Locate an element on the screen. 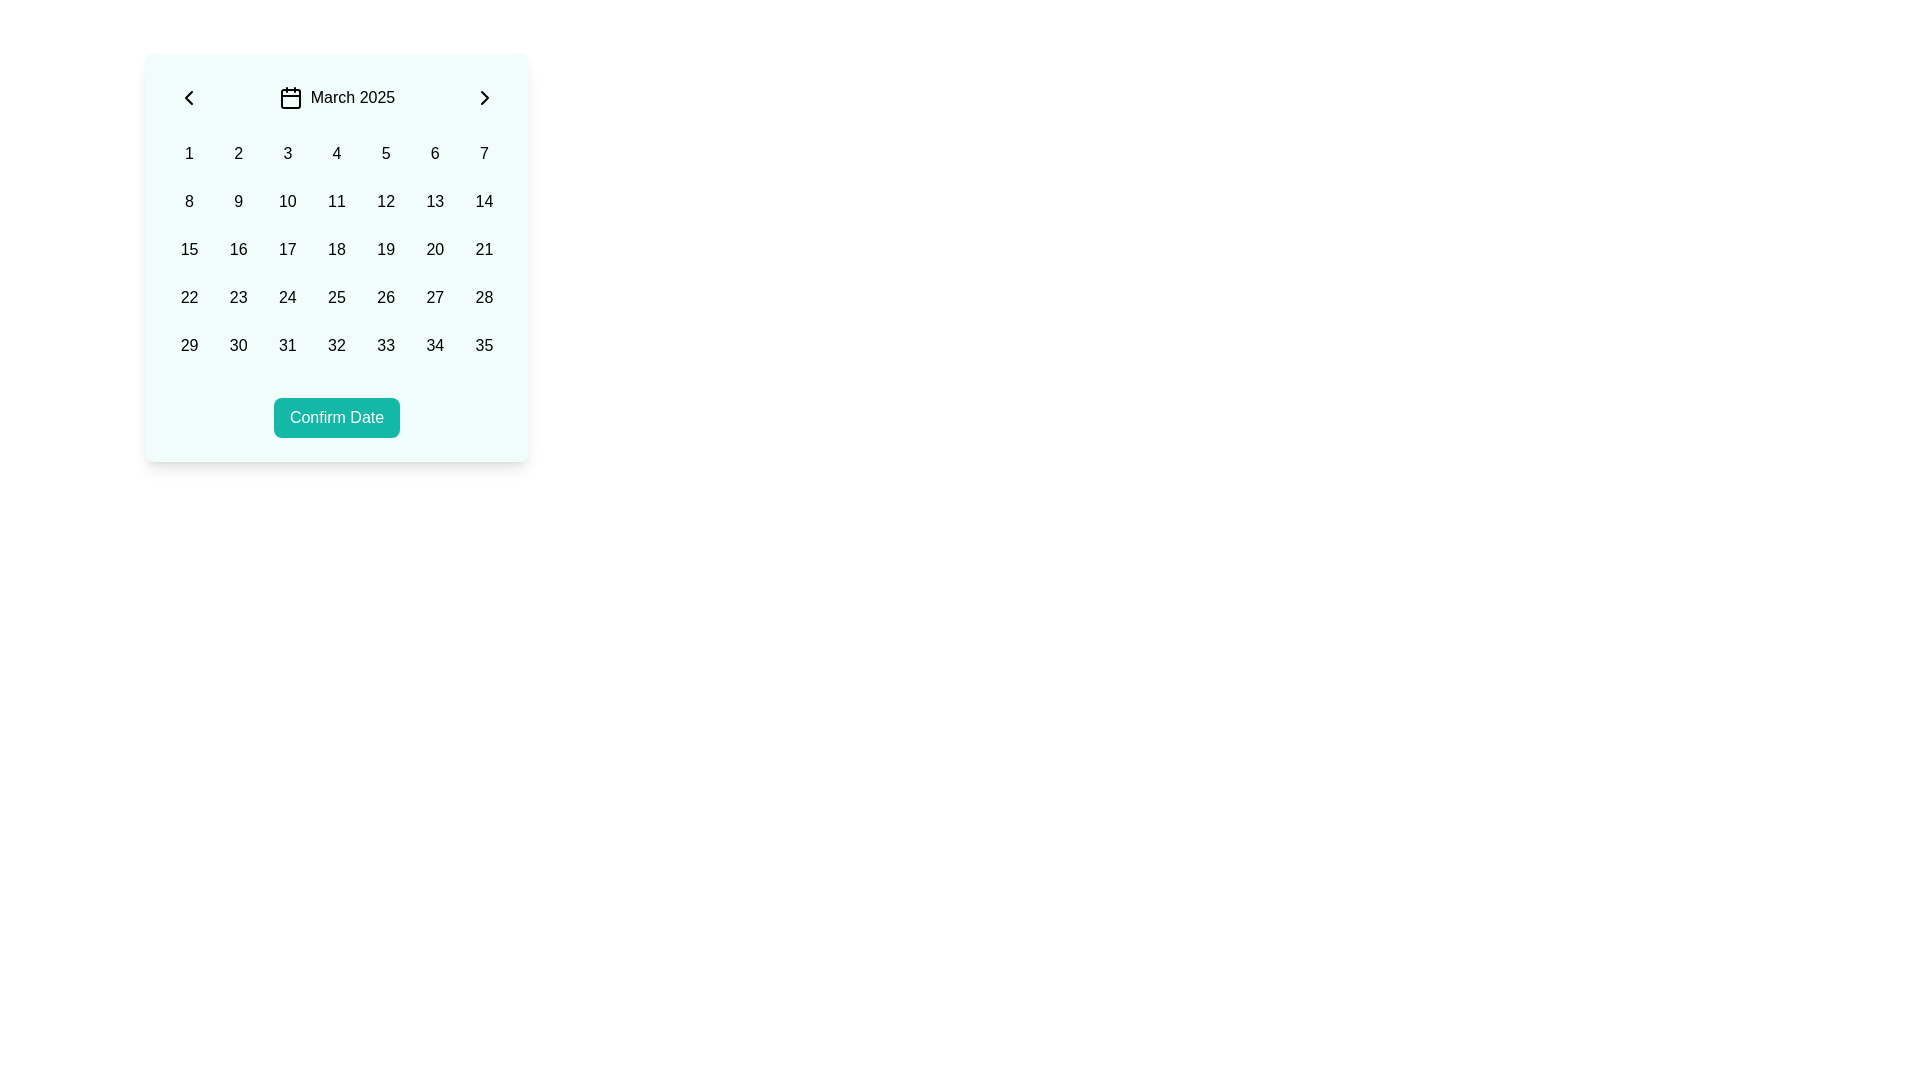  the calendar icon located to the left of the 'March 2025' label to interact with the calendar is located at coordinates (289, 97).